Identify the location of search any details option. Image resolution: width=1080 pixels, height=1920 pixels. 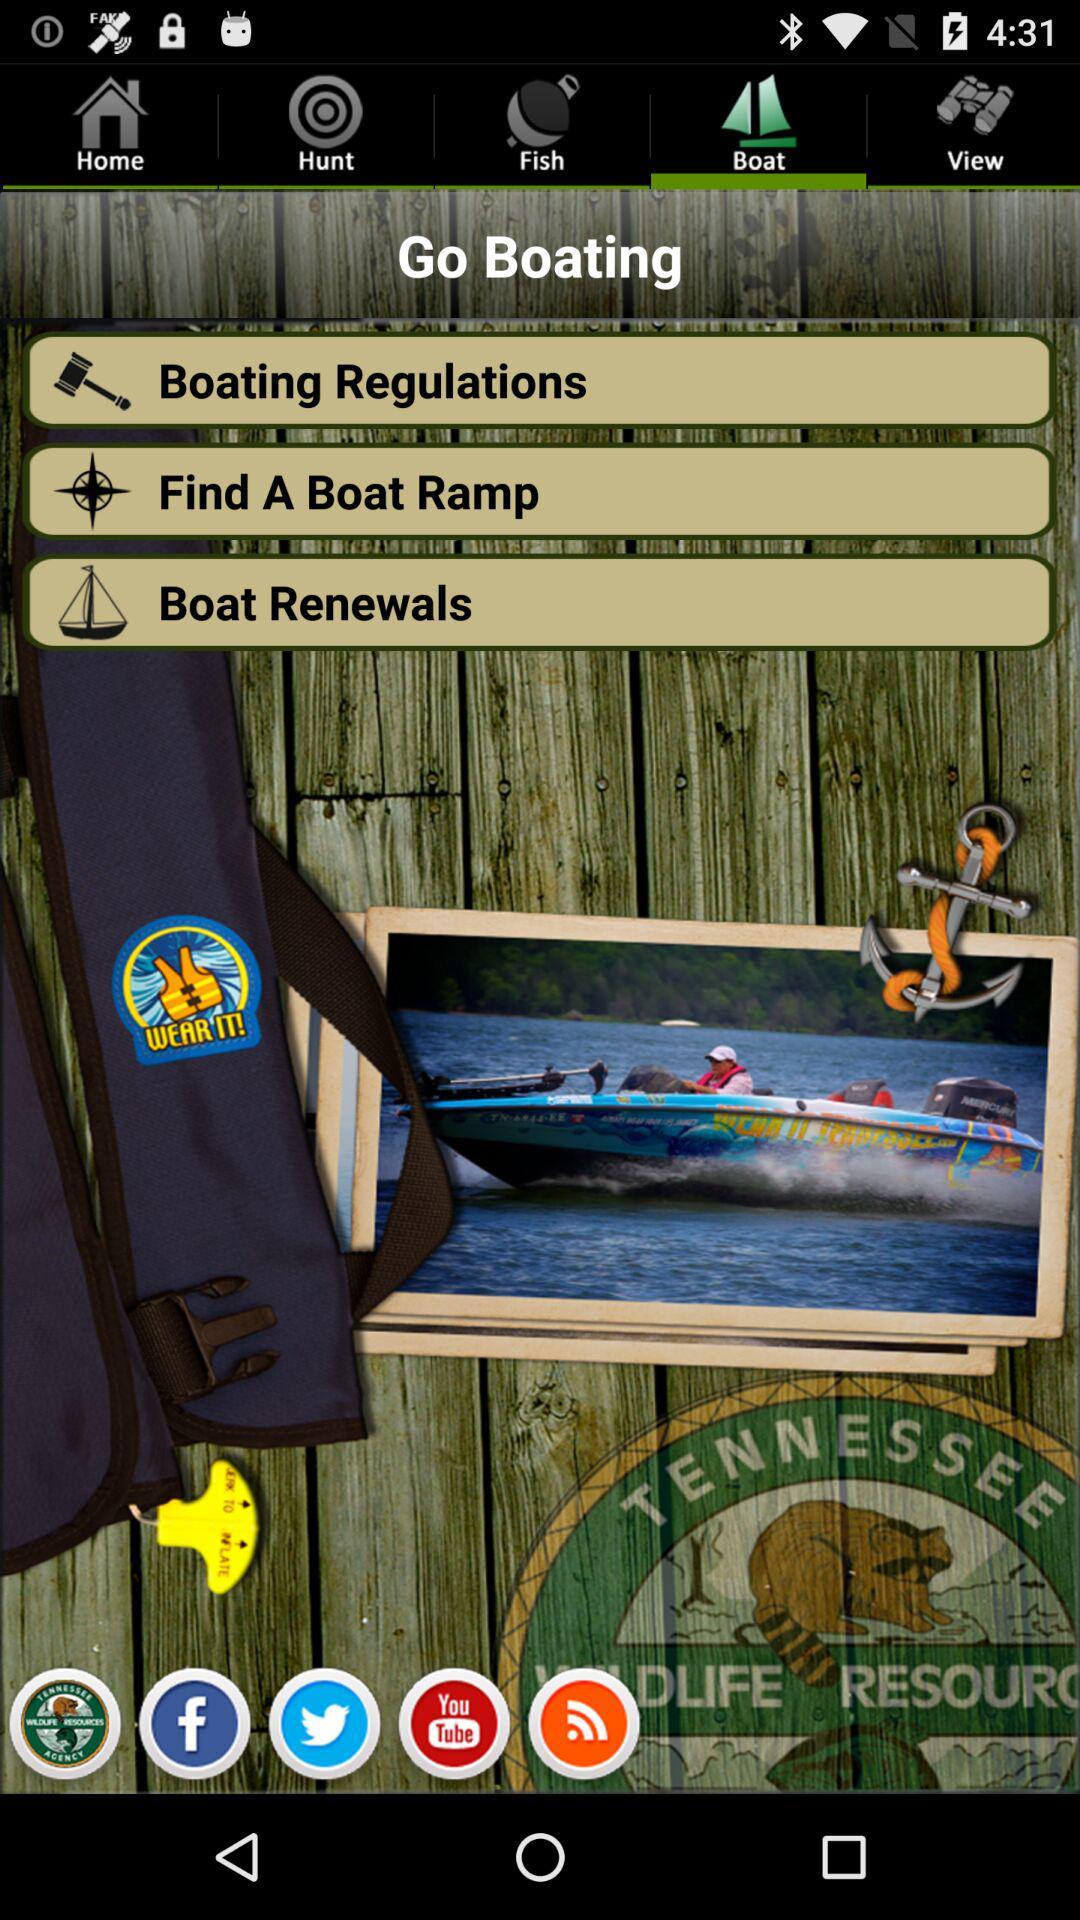
(454, 1728).